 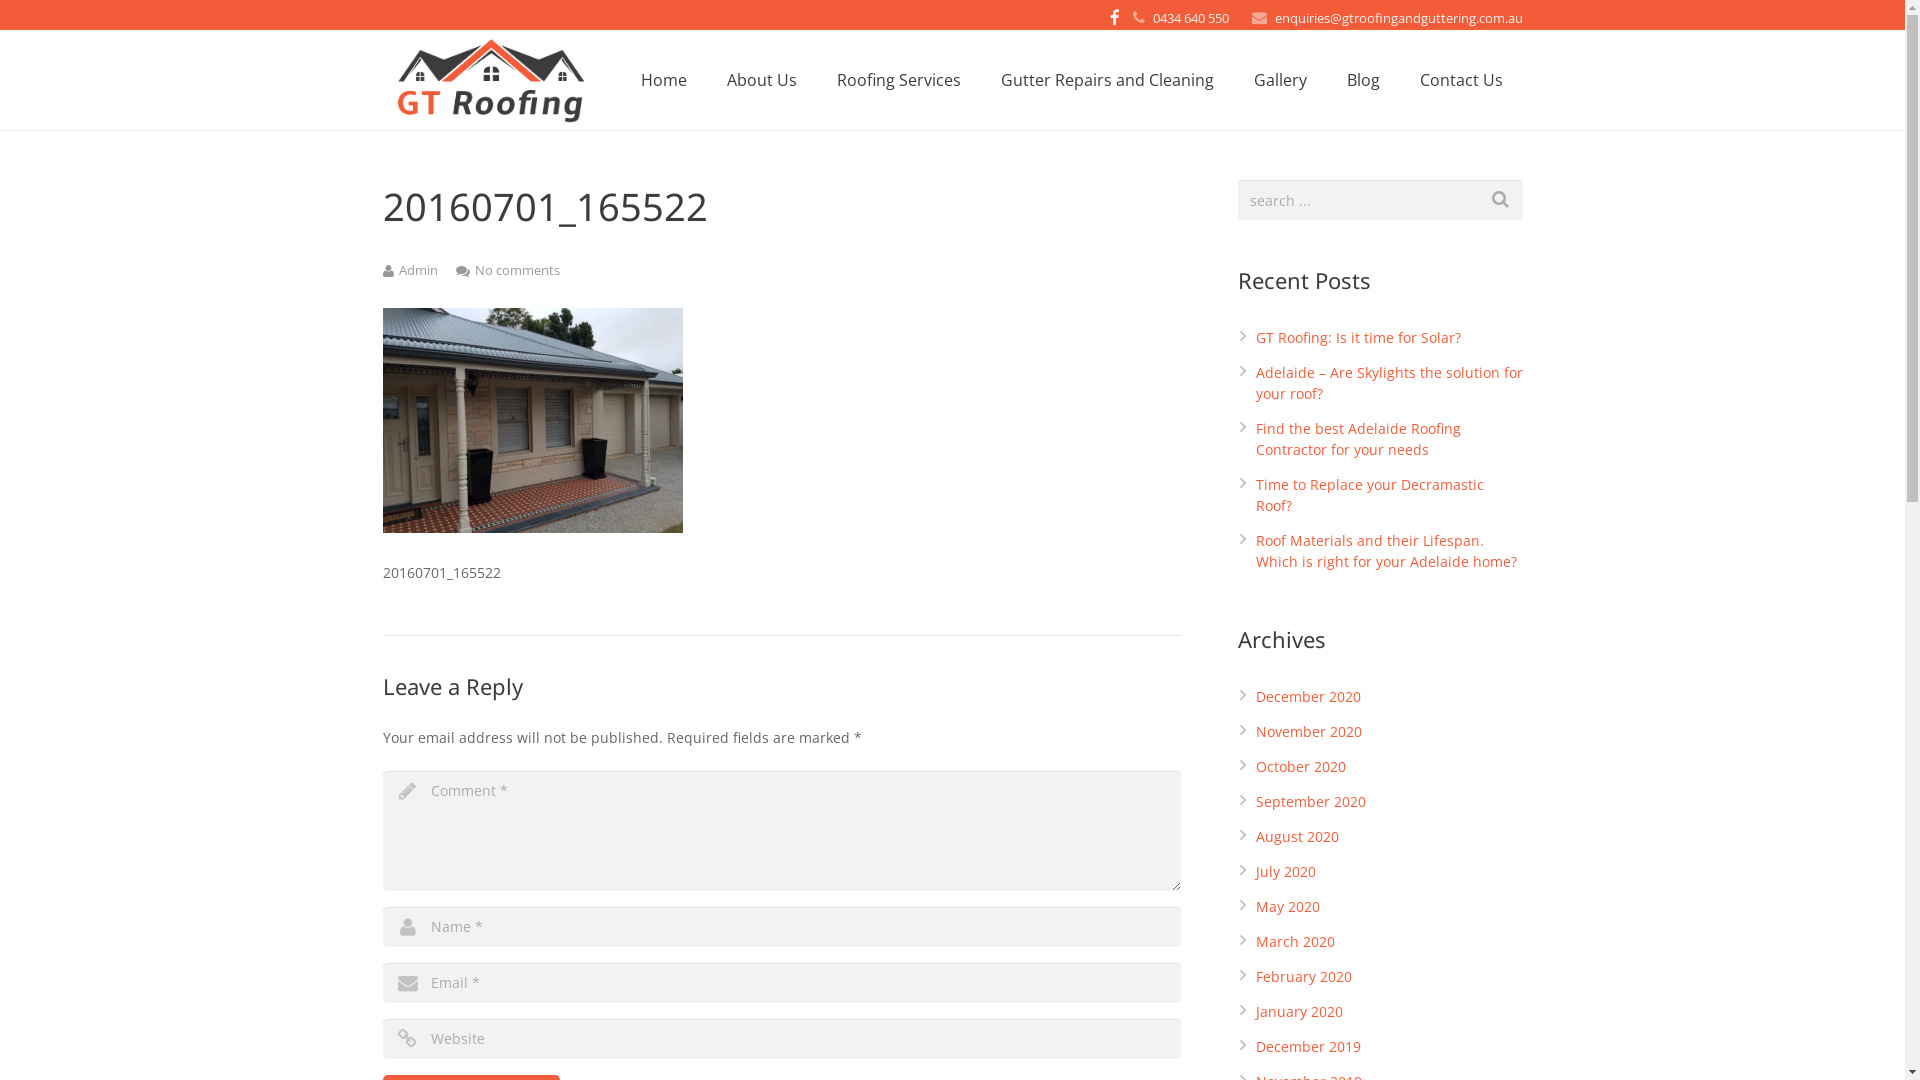 What do you see at coordinates (1299, 1011) in the screenshot?
I see `'January 2020'` at bounding box center [1299, 1011].